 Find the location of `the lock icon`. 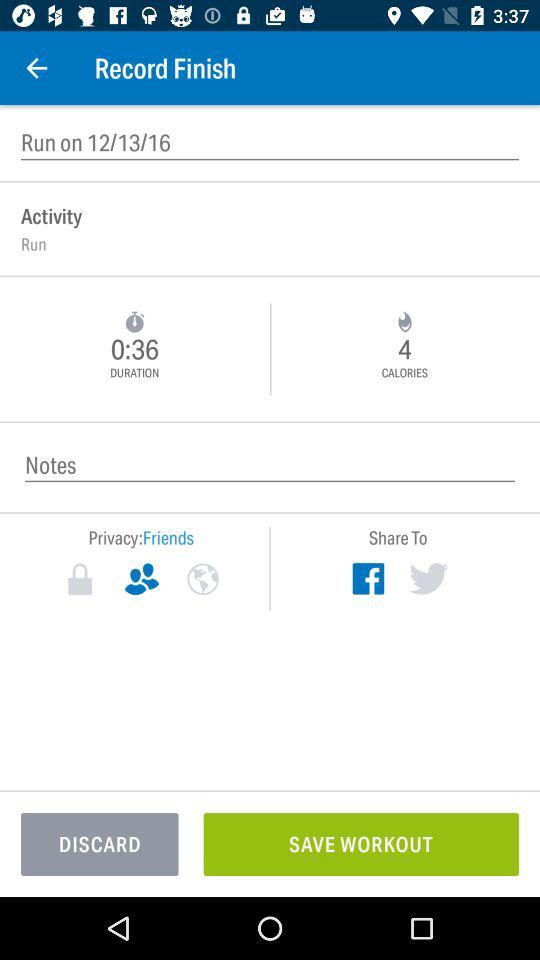

the lock icon is located at coordinates (79, 579).